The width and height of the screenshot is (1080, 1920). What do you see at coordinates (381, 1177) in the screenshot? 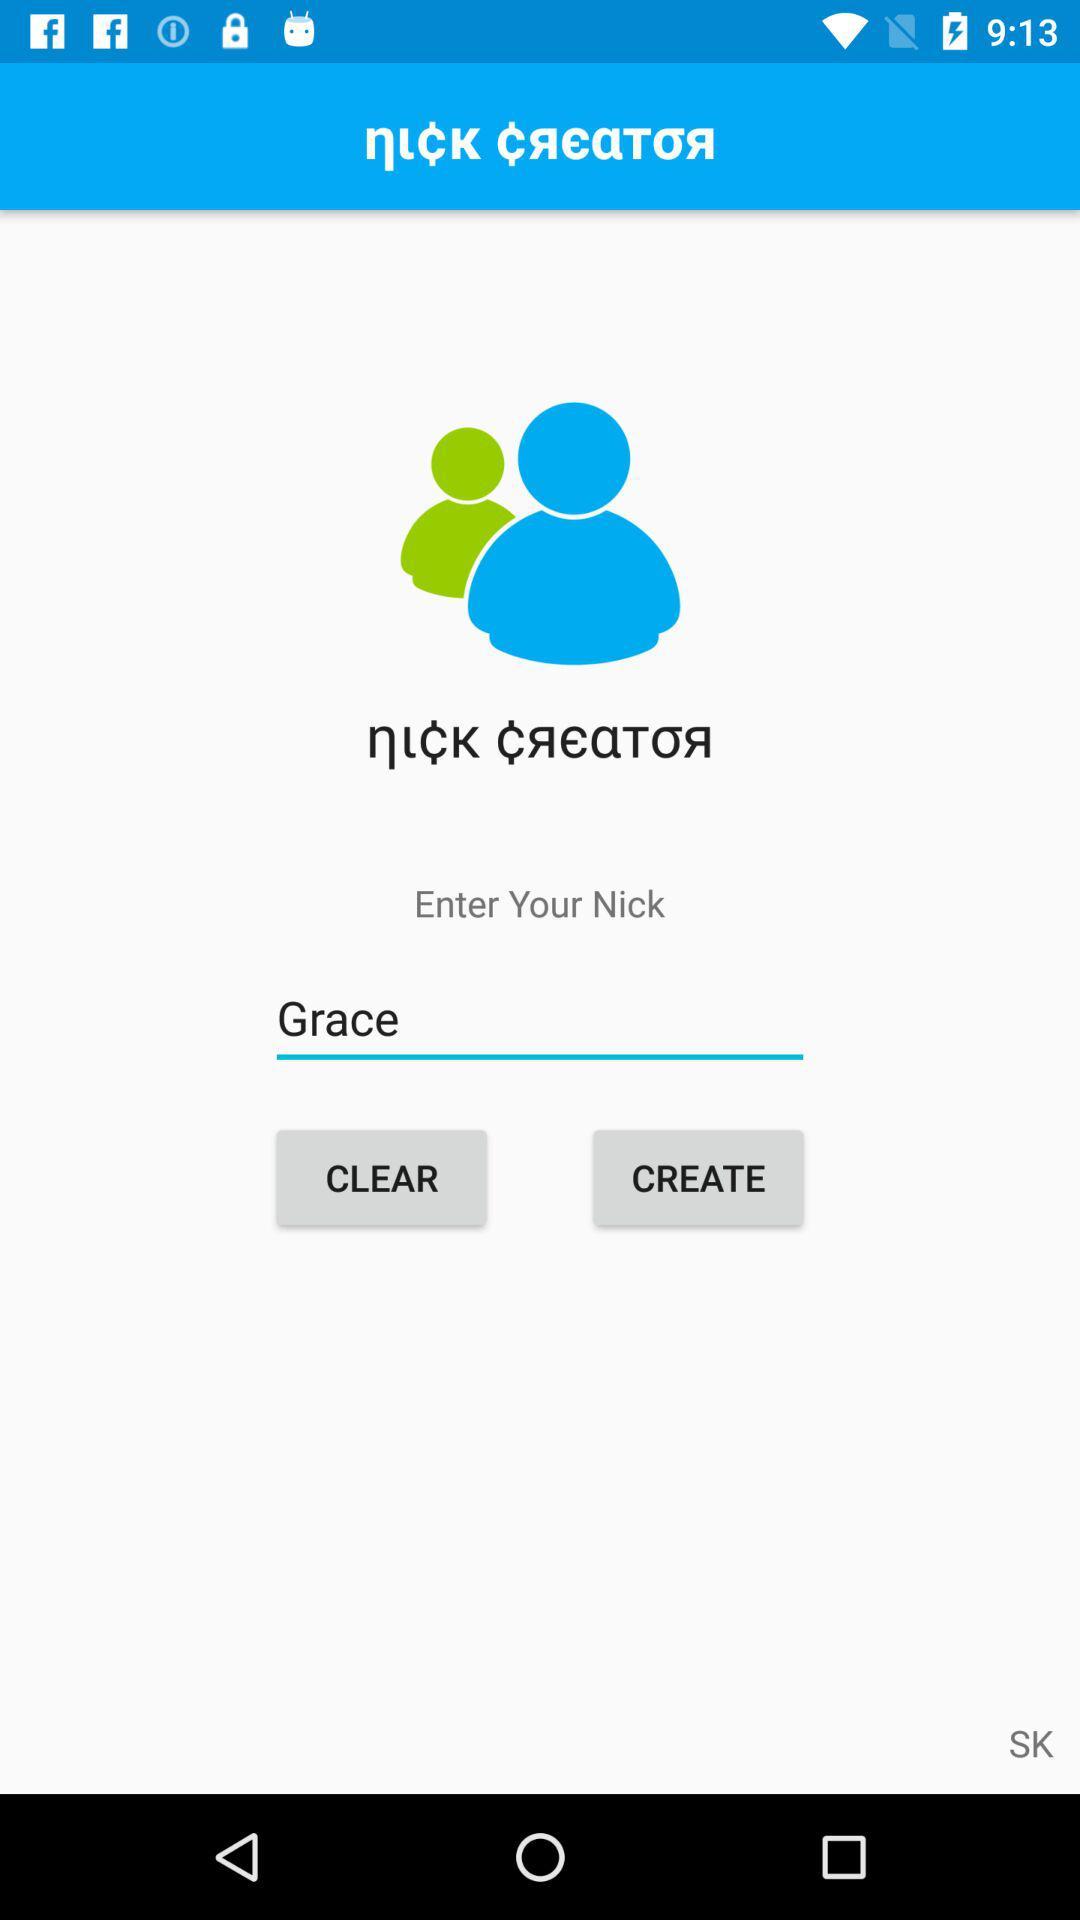
I see `item below grace icon` at bounding box center [381, 1177].